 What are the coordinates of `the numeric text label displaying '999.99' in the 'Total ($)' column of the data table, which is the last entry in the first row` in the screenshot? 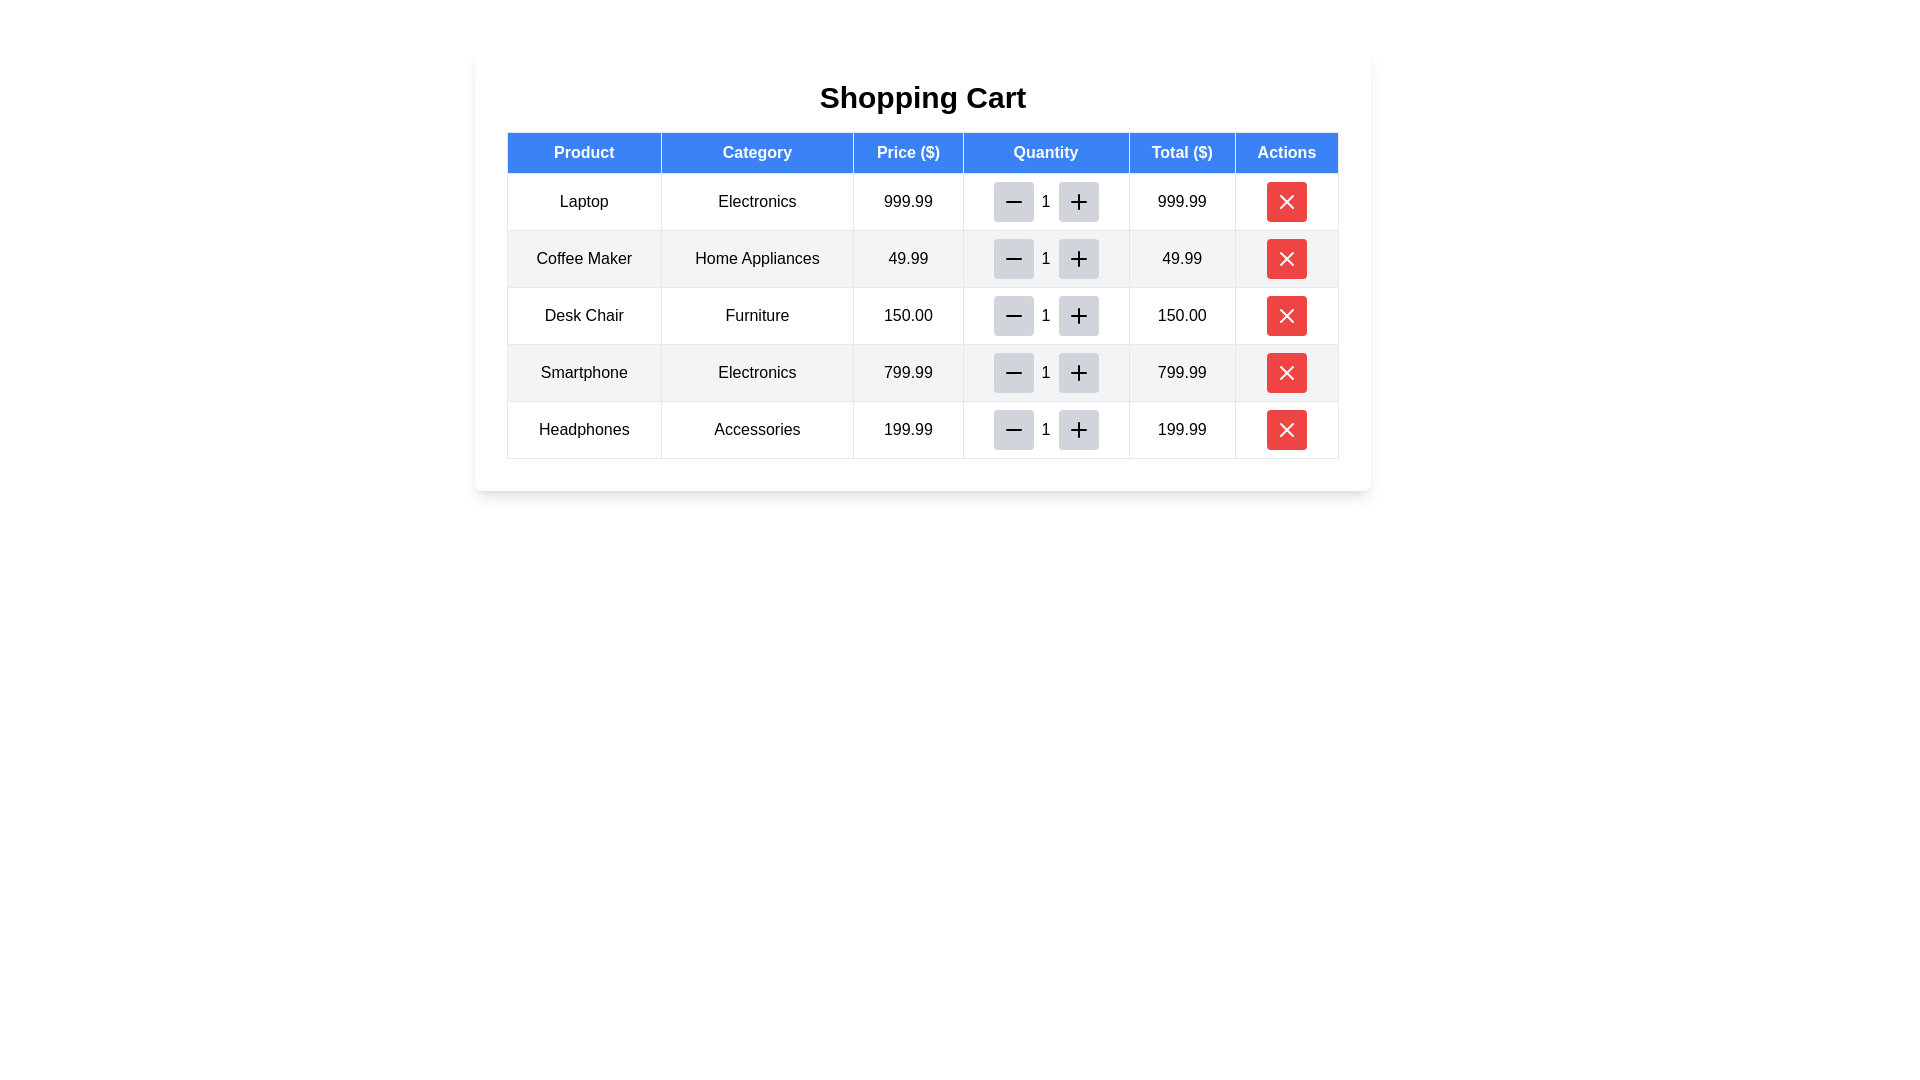 It's located at (1182, 201).